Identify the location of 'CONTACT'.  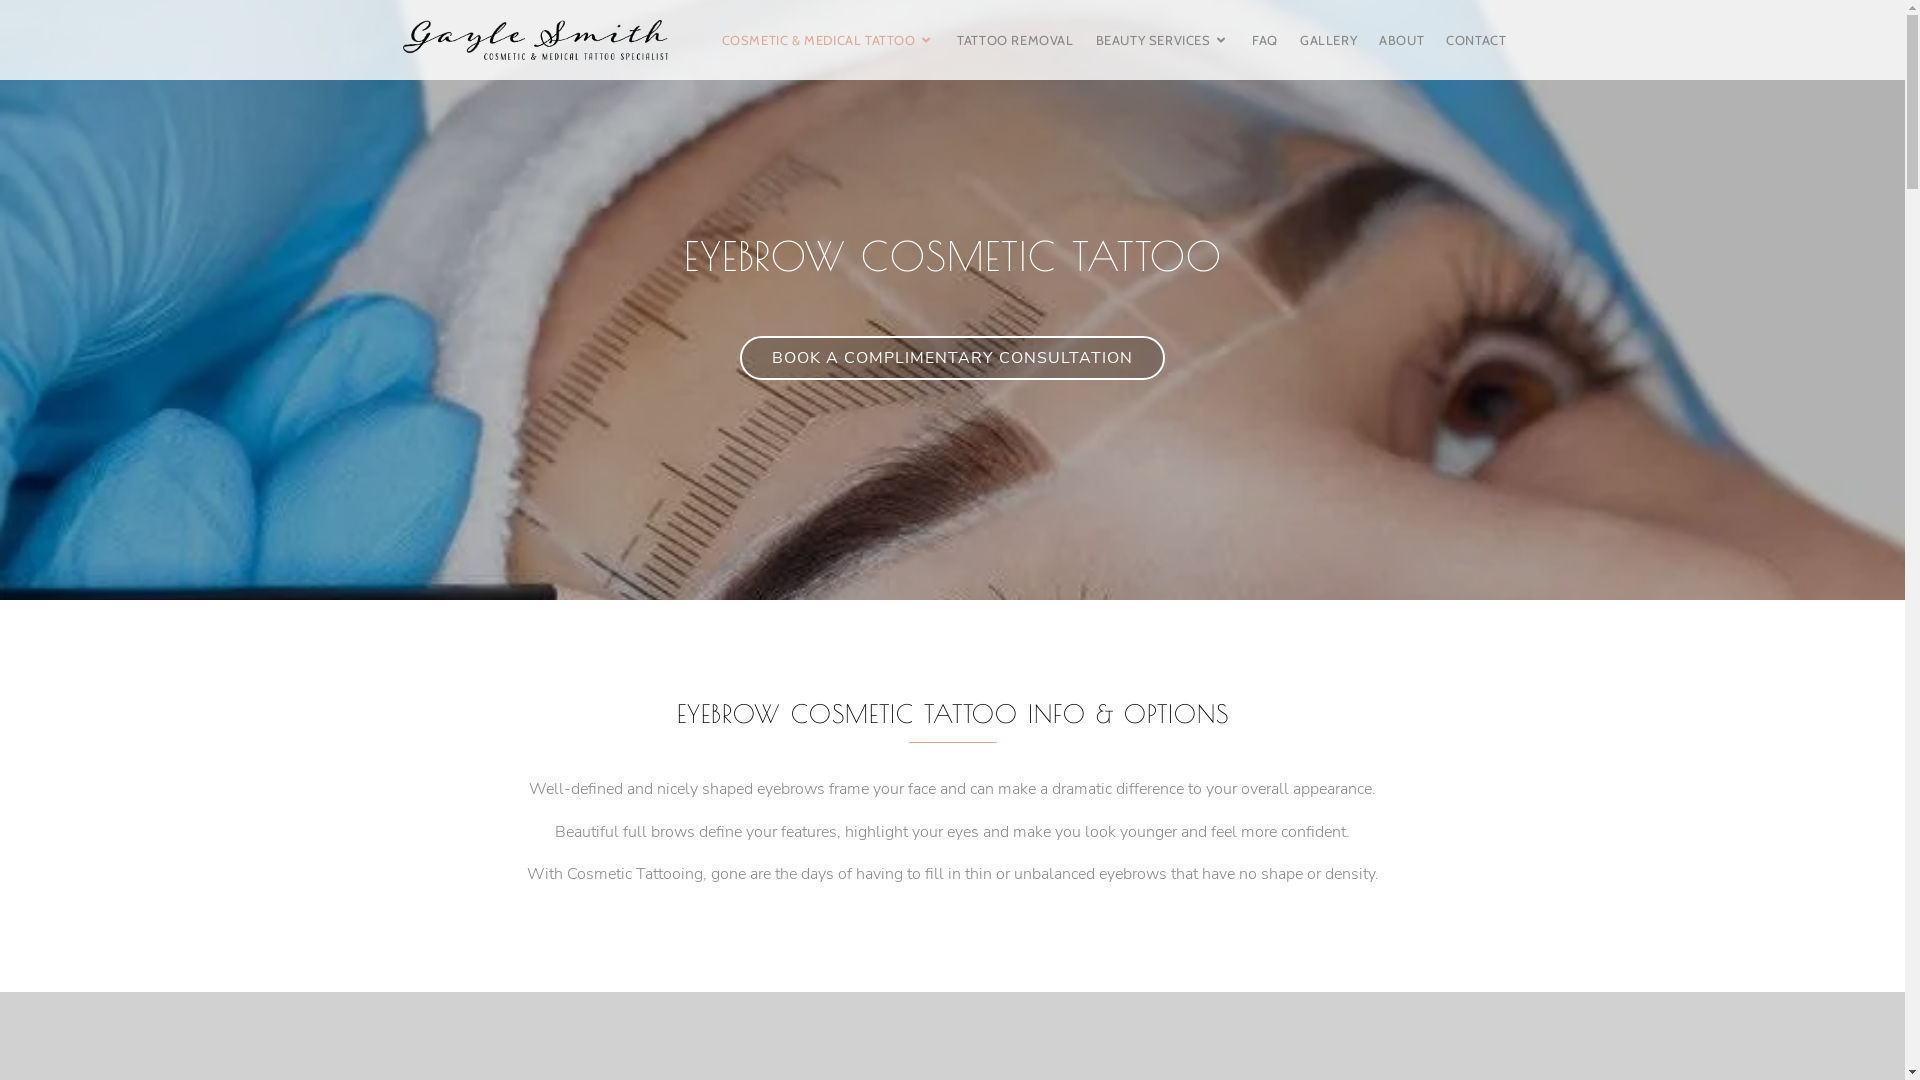
(1476, 39).